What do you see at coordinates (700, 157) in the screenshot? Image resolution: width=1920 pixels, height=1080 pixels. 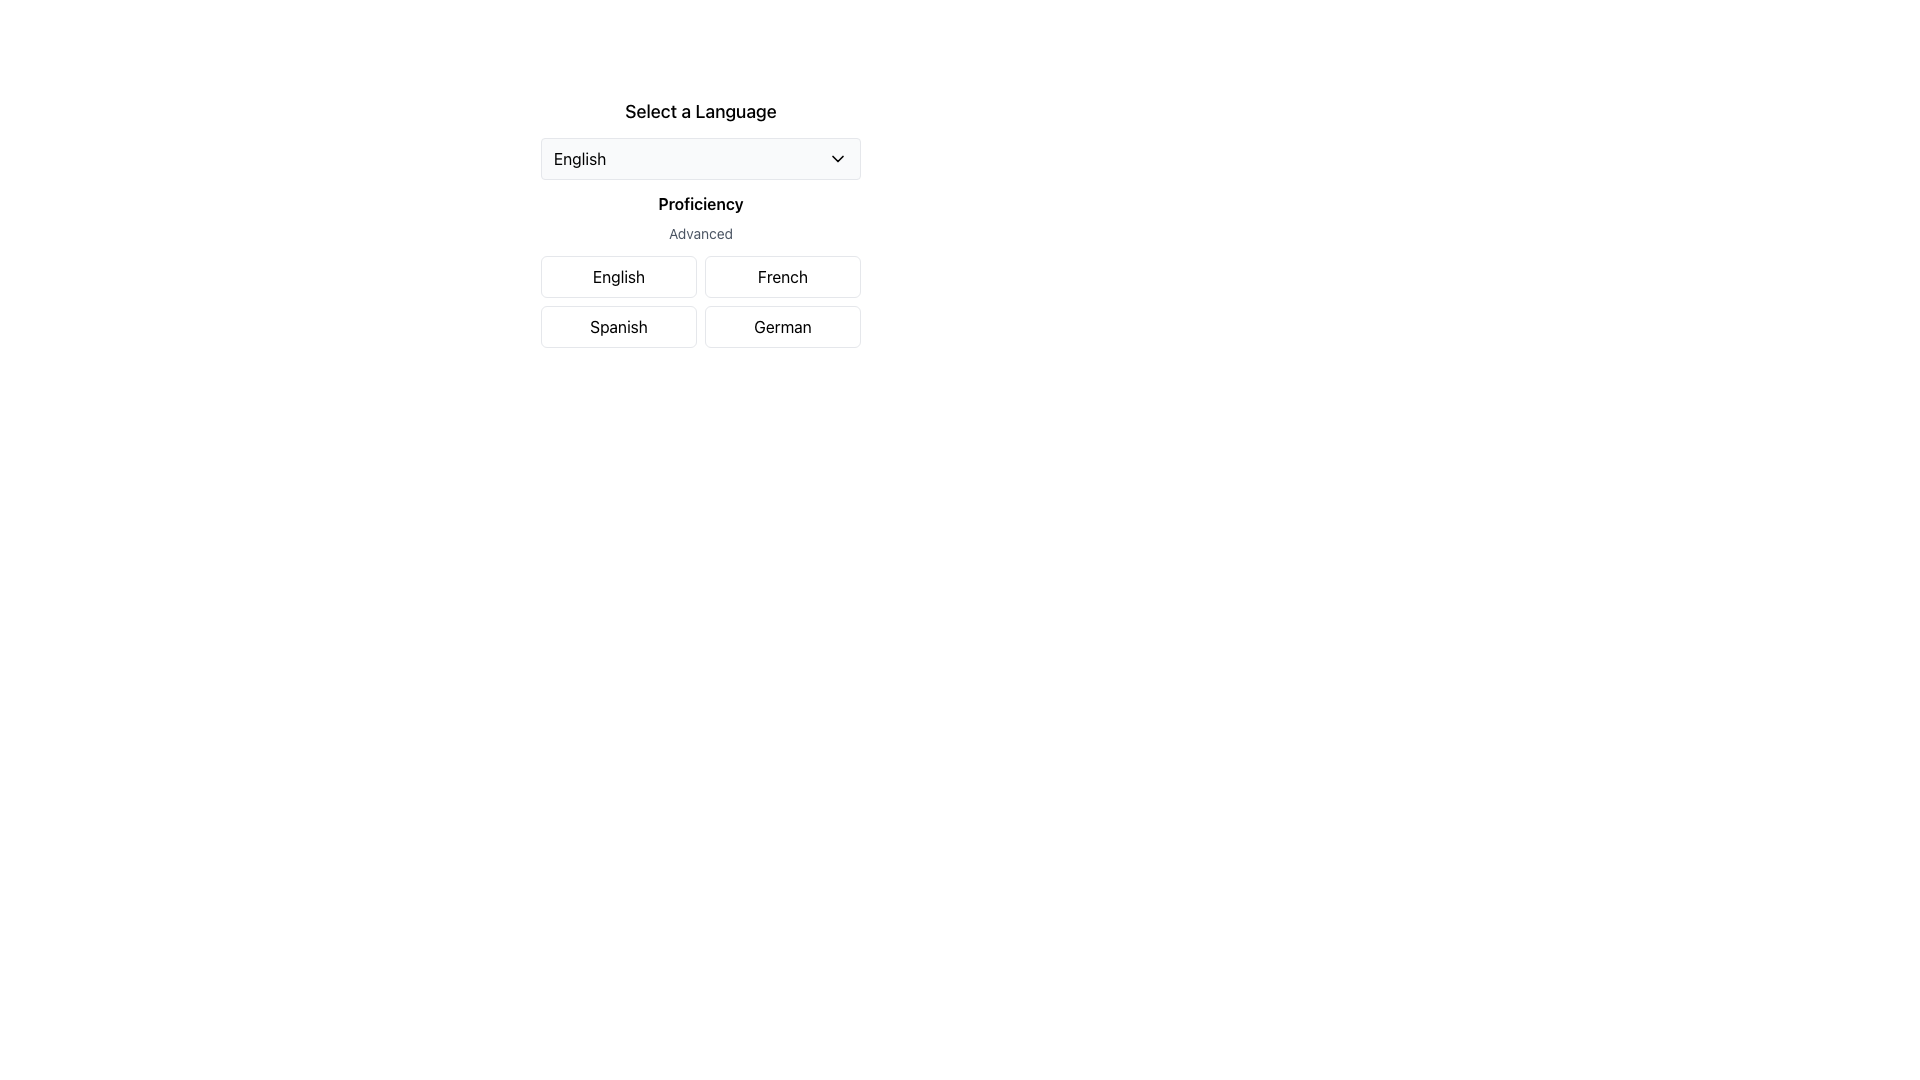 I see `the dropdown menu labeled 'English'` at bounding box center [700, 157].